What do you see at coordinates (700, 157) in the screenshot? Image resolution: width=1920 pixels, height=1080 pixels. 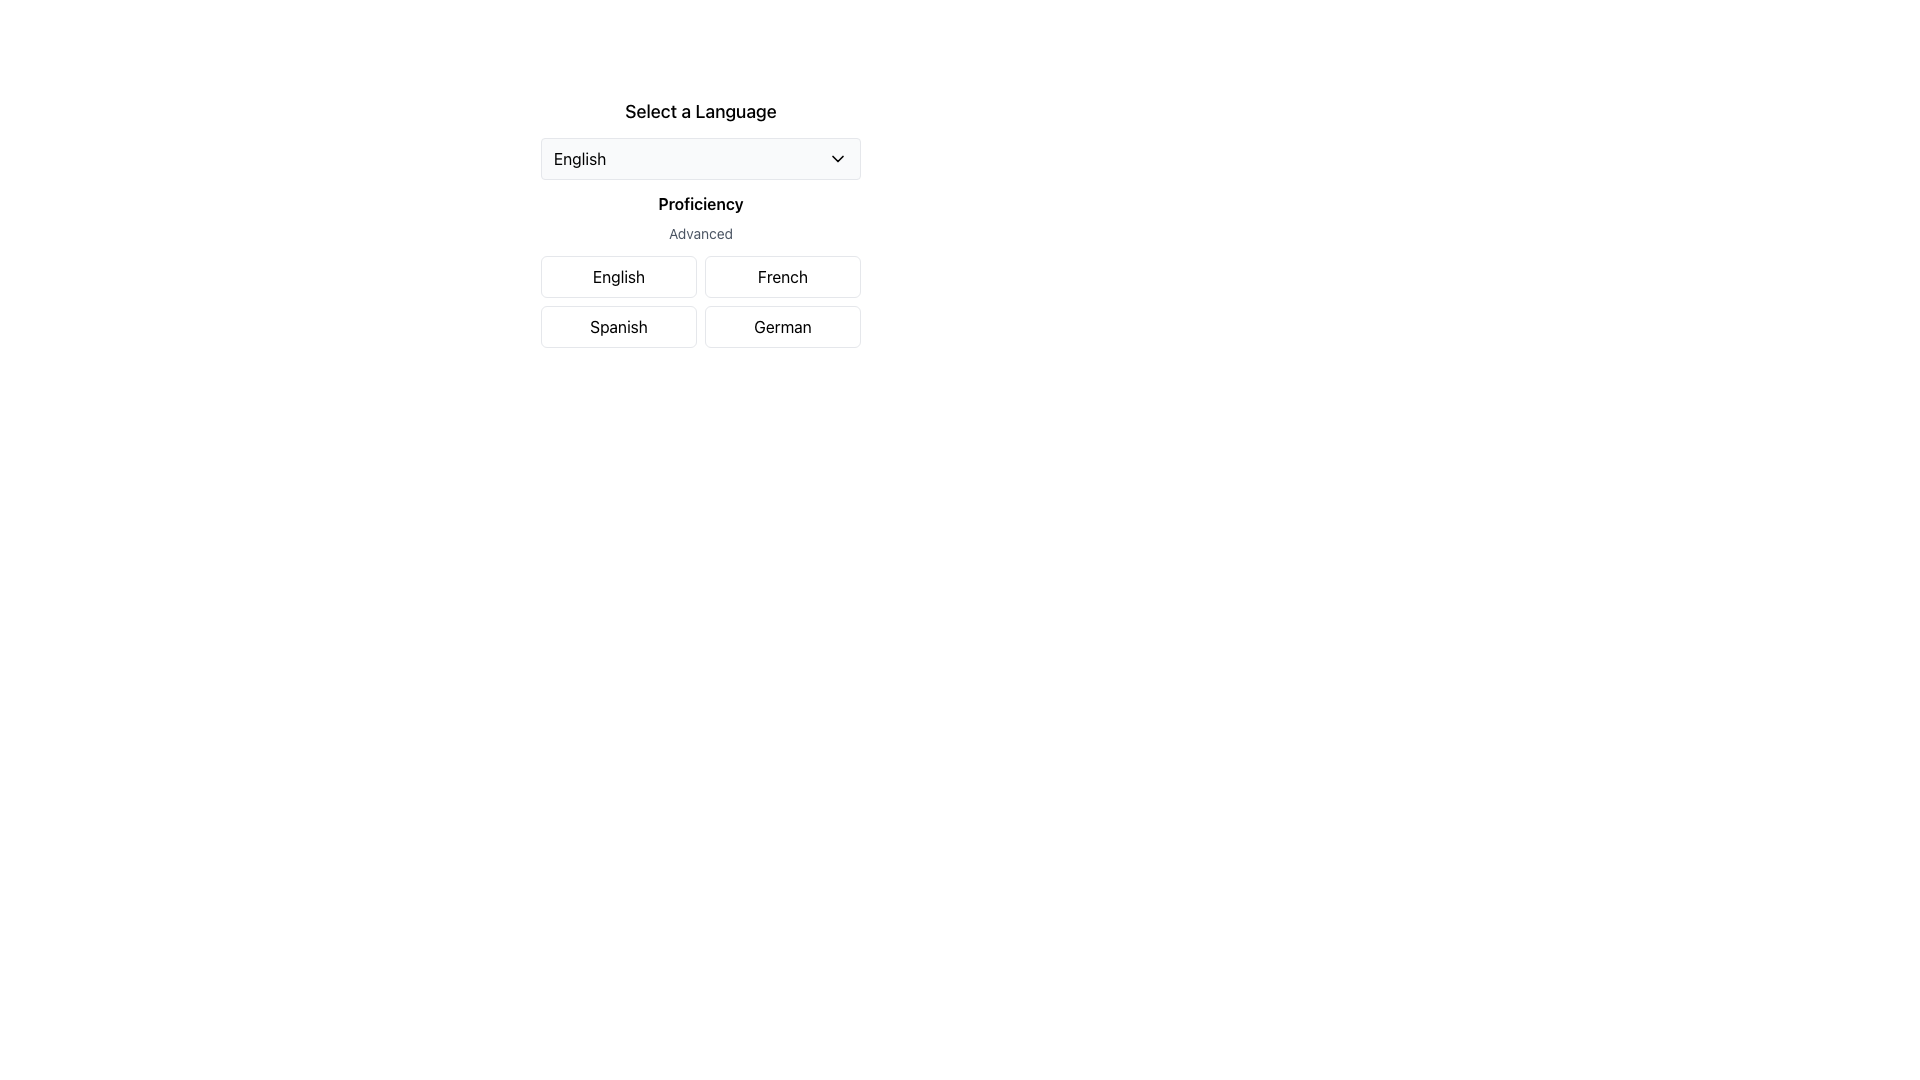 I see `the dropdown menu labeled 'English'` at bounding box center [700, 157].